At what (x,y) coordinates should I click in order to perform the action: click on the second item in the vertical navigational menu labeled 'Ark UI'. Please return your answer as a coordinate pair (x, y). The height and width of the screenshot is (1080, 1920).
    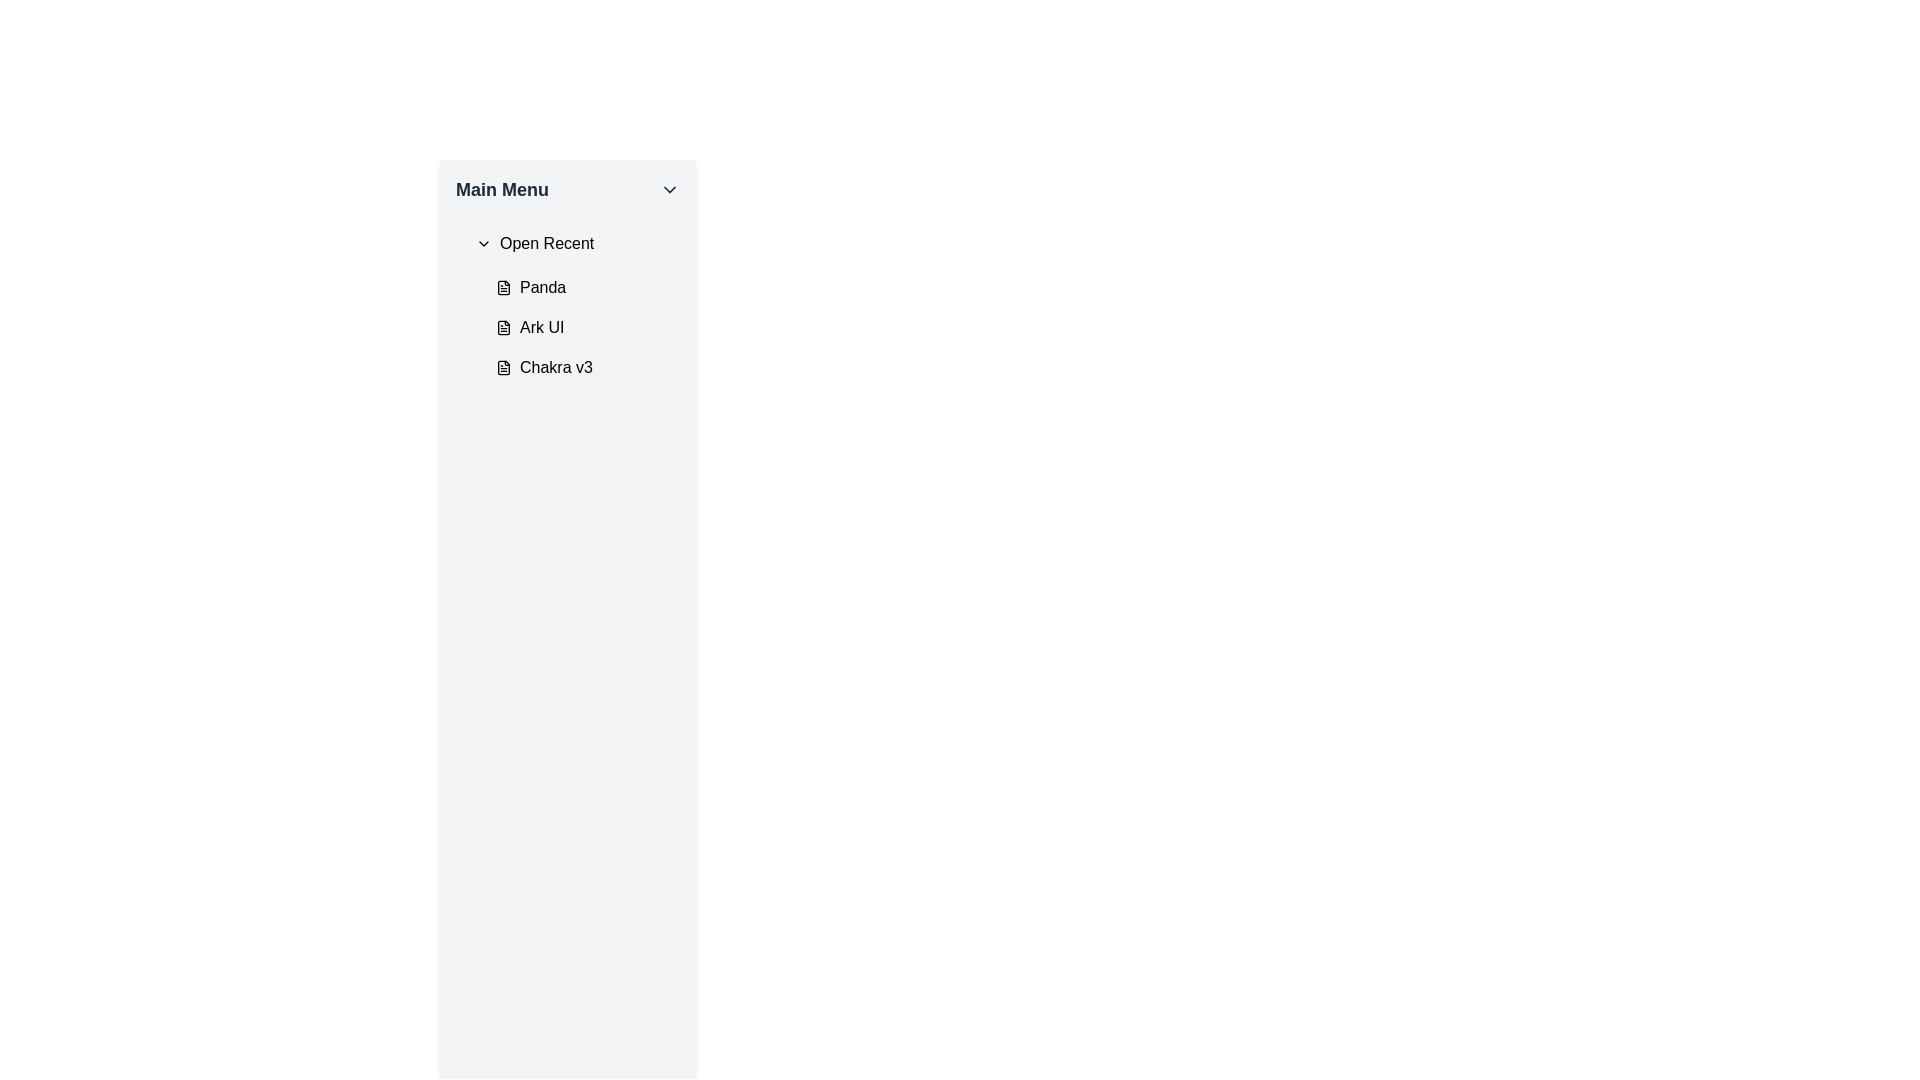
    Looking at the image, I should click on (590, 326).